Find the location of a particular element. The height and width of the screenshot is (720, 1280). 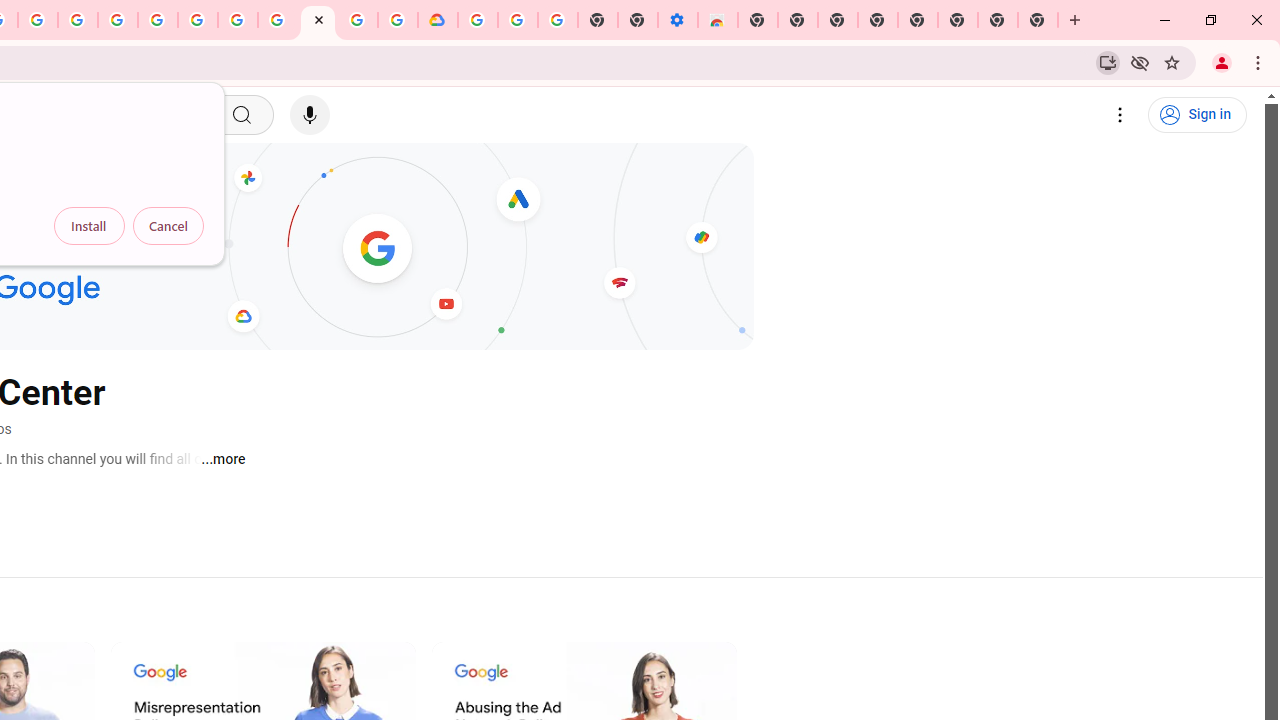

'Google Transparency Center - YouTube' is located at coordinates (317, 20).